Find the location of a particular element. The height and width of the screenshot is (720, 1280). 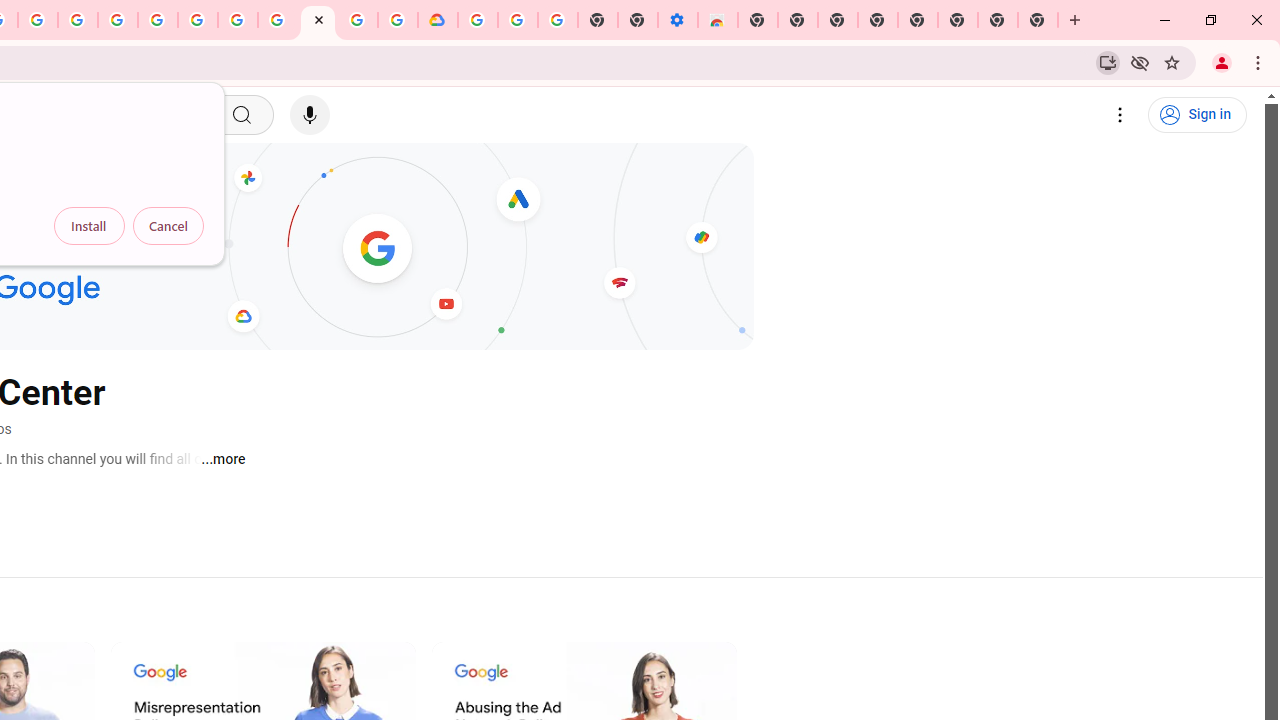

'Google Transparency Center - YouTube' is located at coordinates (317, 20).